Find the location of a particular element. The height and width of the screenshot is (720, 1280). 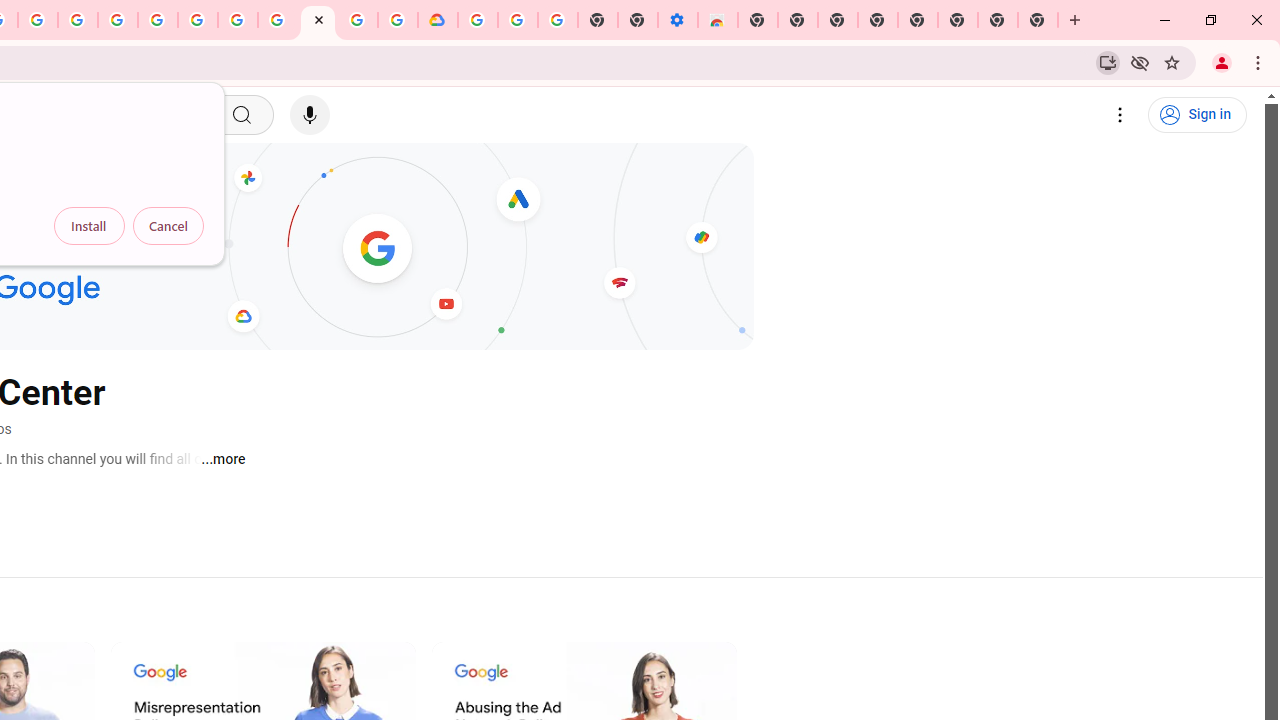

'Google Transparency Center - YouTube' is located at coordinates (317, 20).